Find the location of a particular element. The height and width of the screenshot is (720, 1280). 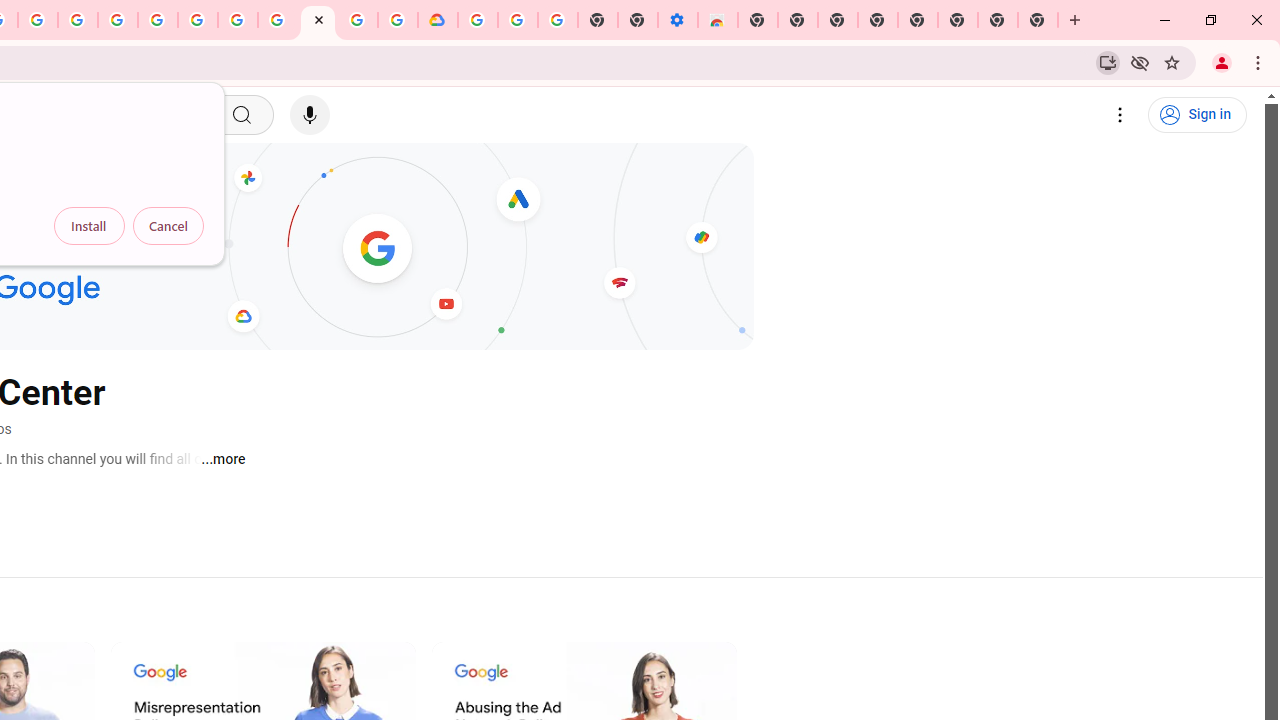

'Google Transparency Center - YouTube' is located at coordinates (317, 20).